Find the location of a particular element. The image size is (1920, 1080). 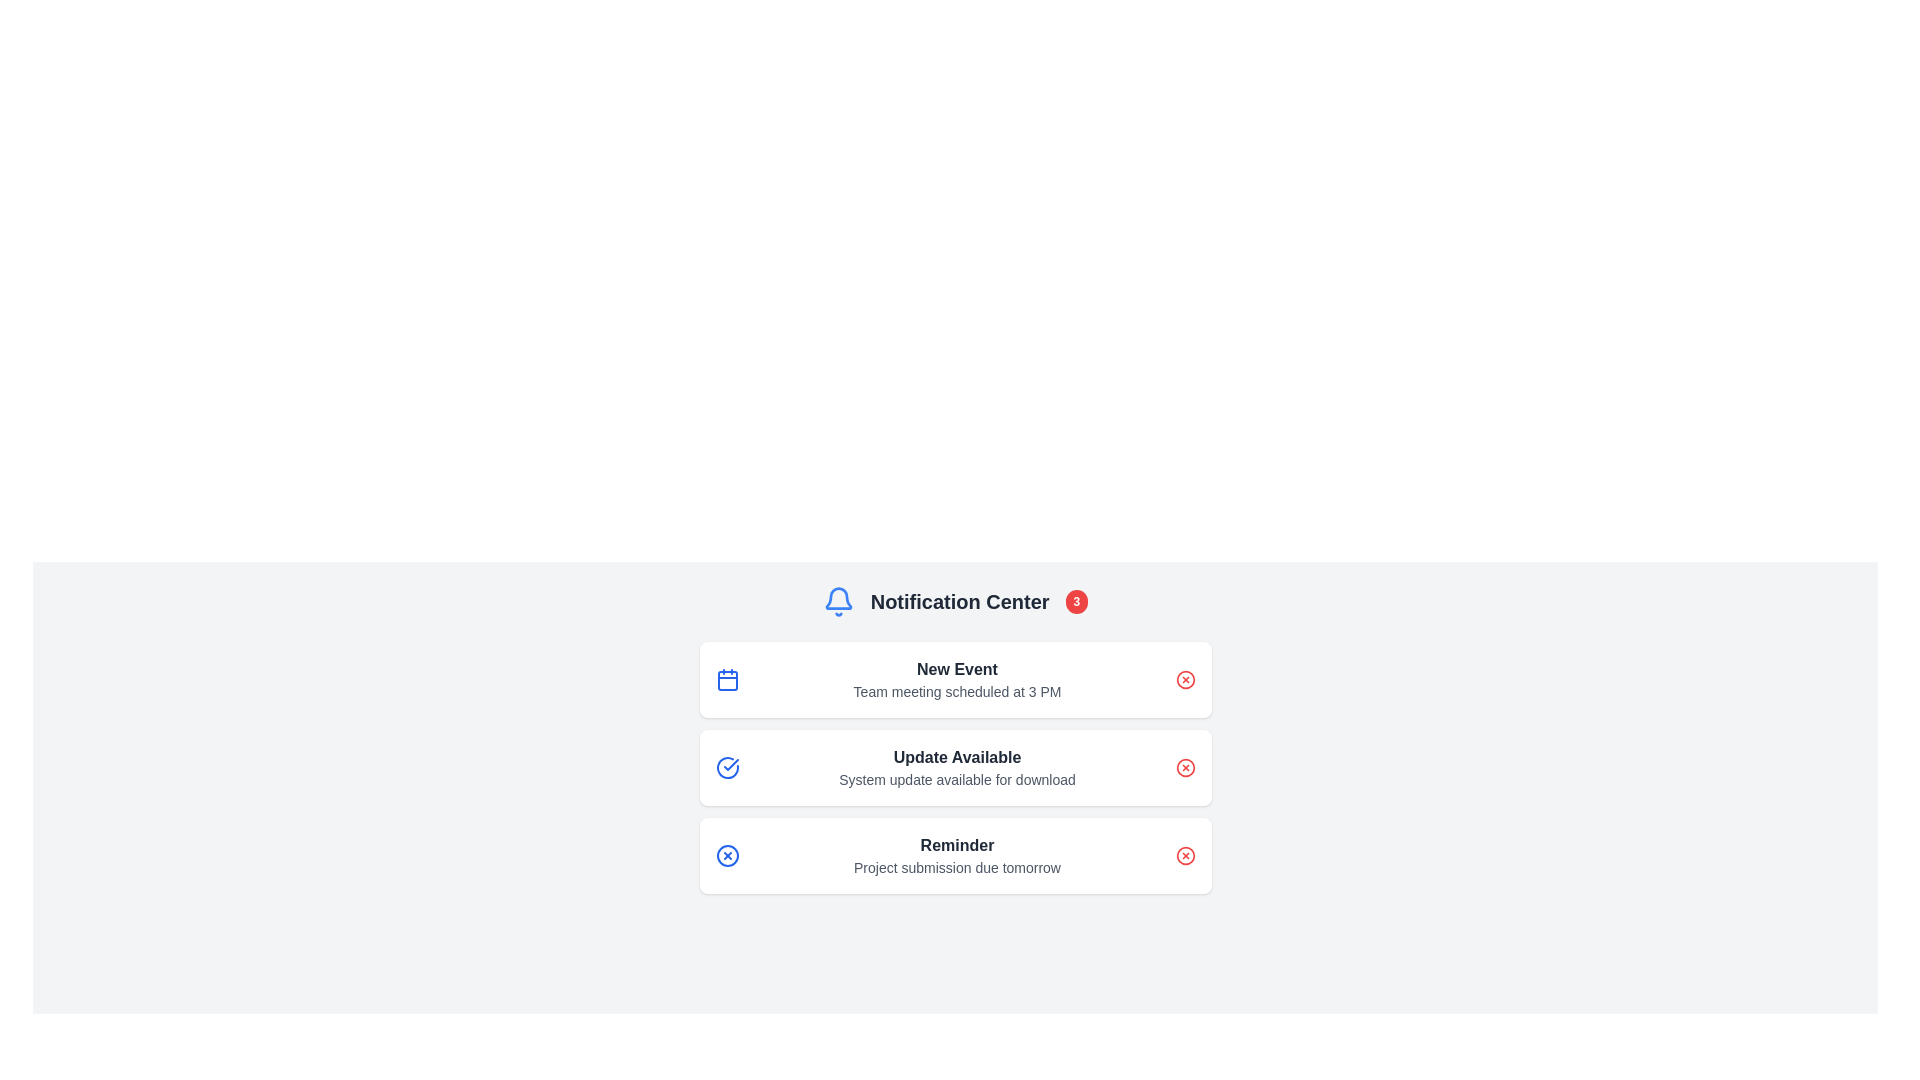

the static text label that serves as the title for the notification card, which provides a summary of the notification context, located at the top of the first notification card in the Notification Center interface is located at coordinates (956, 670).